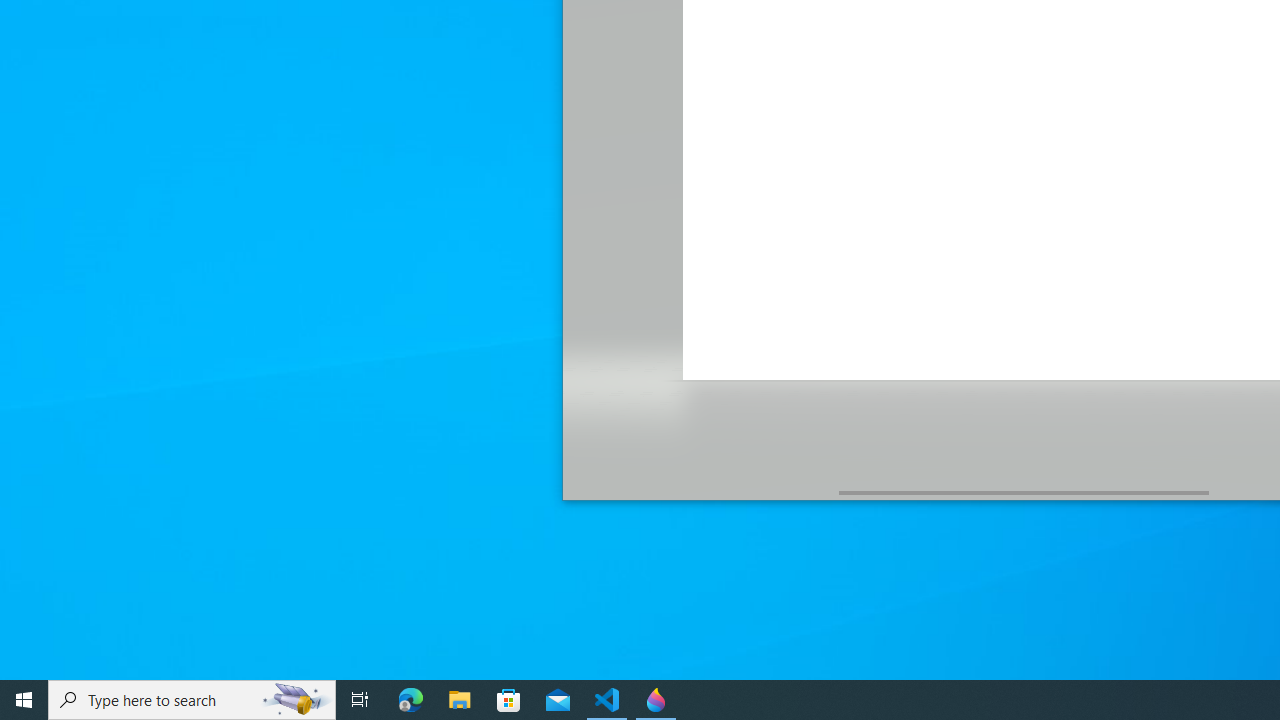 This screenshot has width=1280, height=720. I want to click on 'Search highlights icon opens search home window', so click(294, 698).